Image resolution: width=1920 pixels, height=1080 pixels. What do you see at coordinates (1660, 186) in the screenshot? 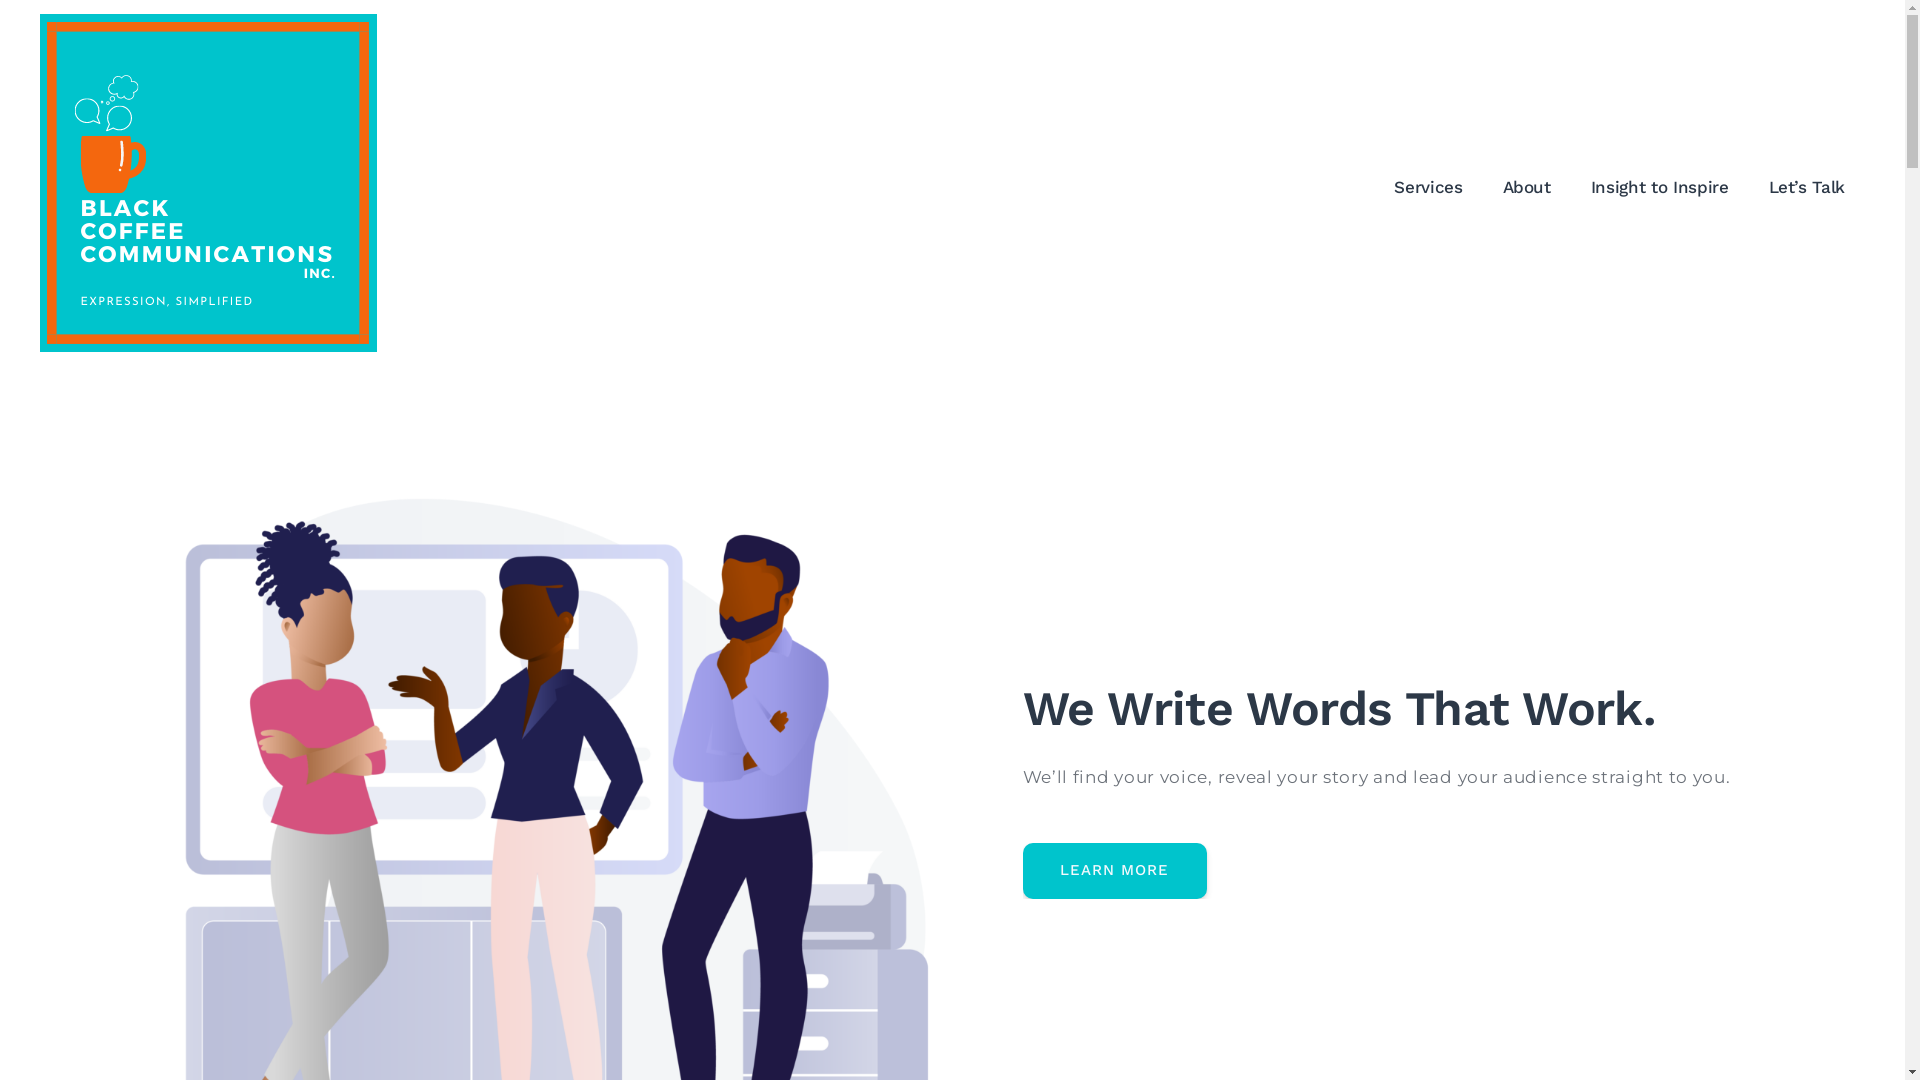
I see `'Insight to Inspire'` at bounding box center [1660, 186].